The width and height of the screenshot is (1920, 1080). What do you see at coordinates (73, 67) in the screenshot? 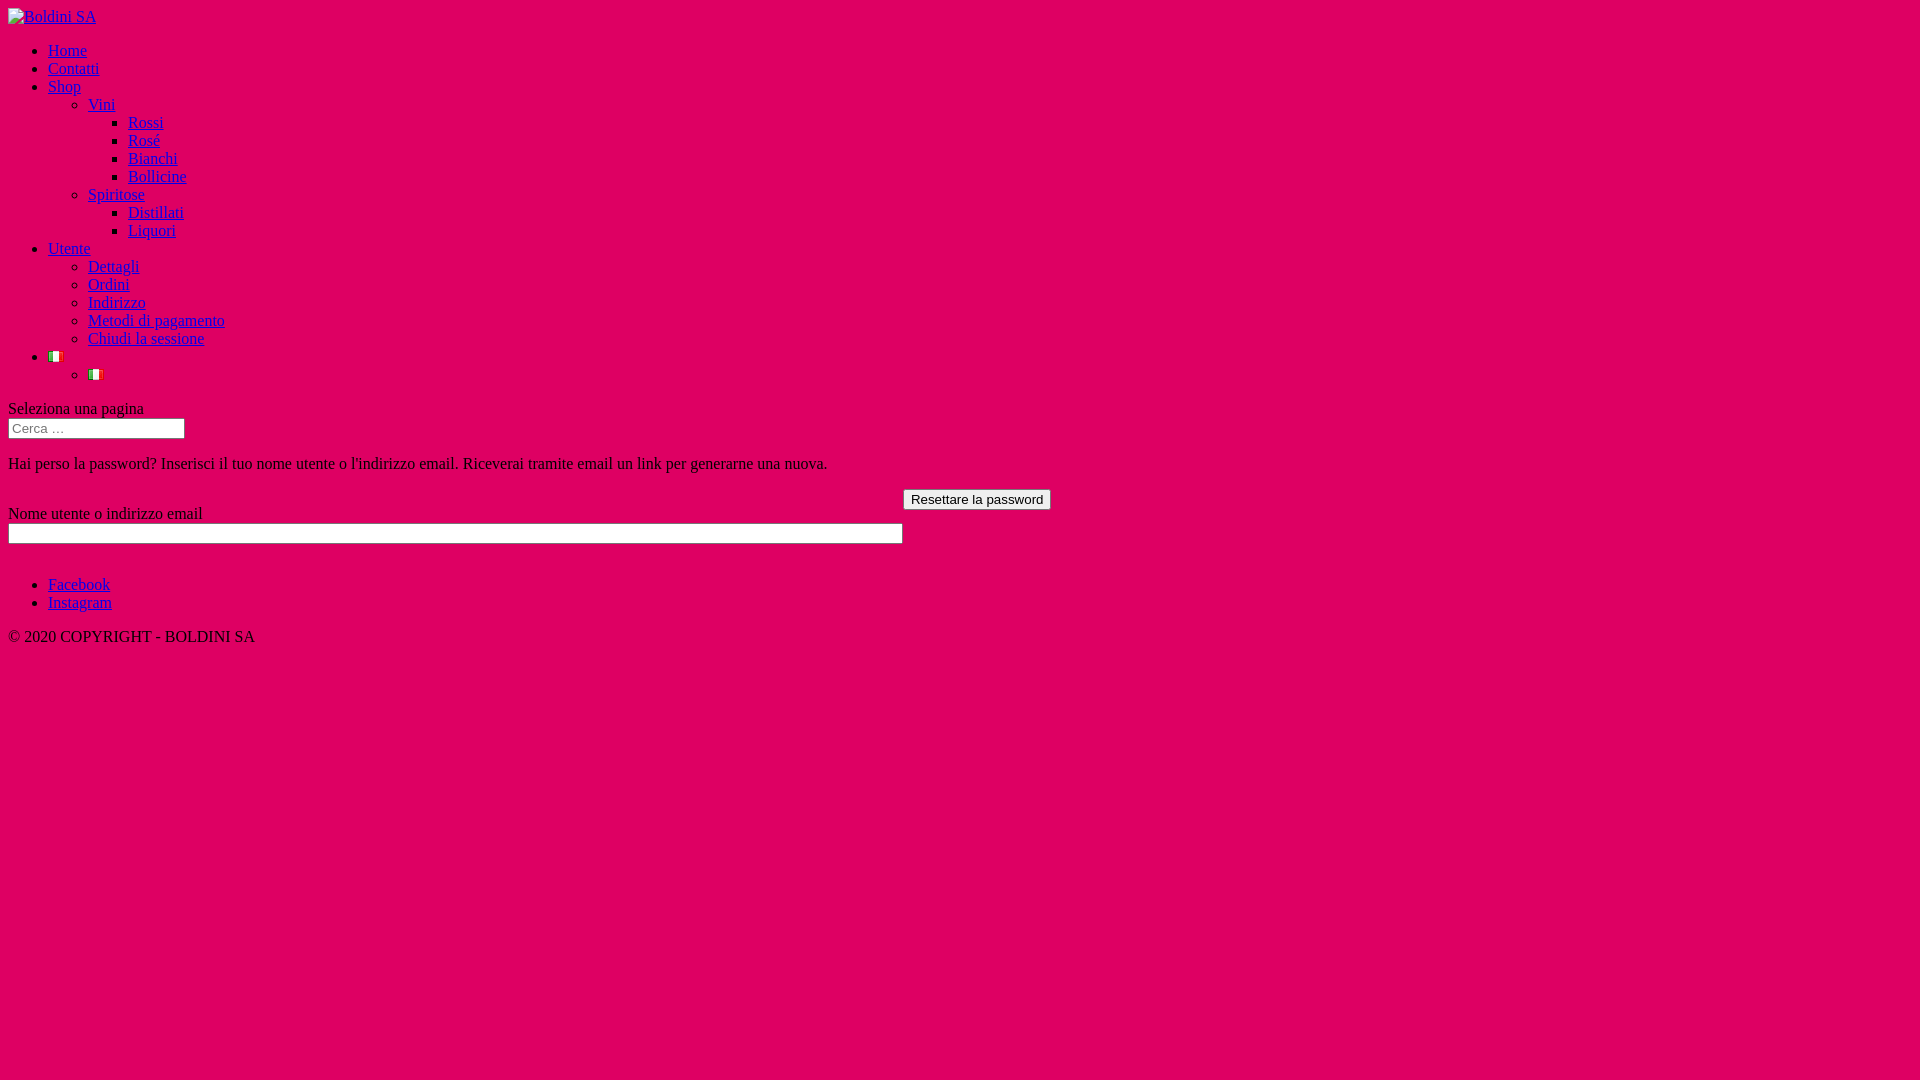
I see `'Contatti'` at bounding box center [73, 67].